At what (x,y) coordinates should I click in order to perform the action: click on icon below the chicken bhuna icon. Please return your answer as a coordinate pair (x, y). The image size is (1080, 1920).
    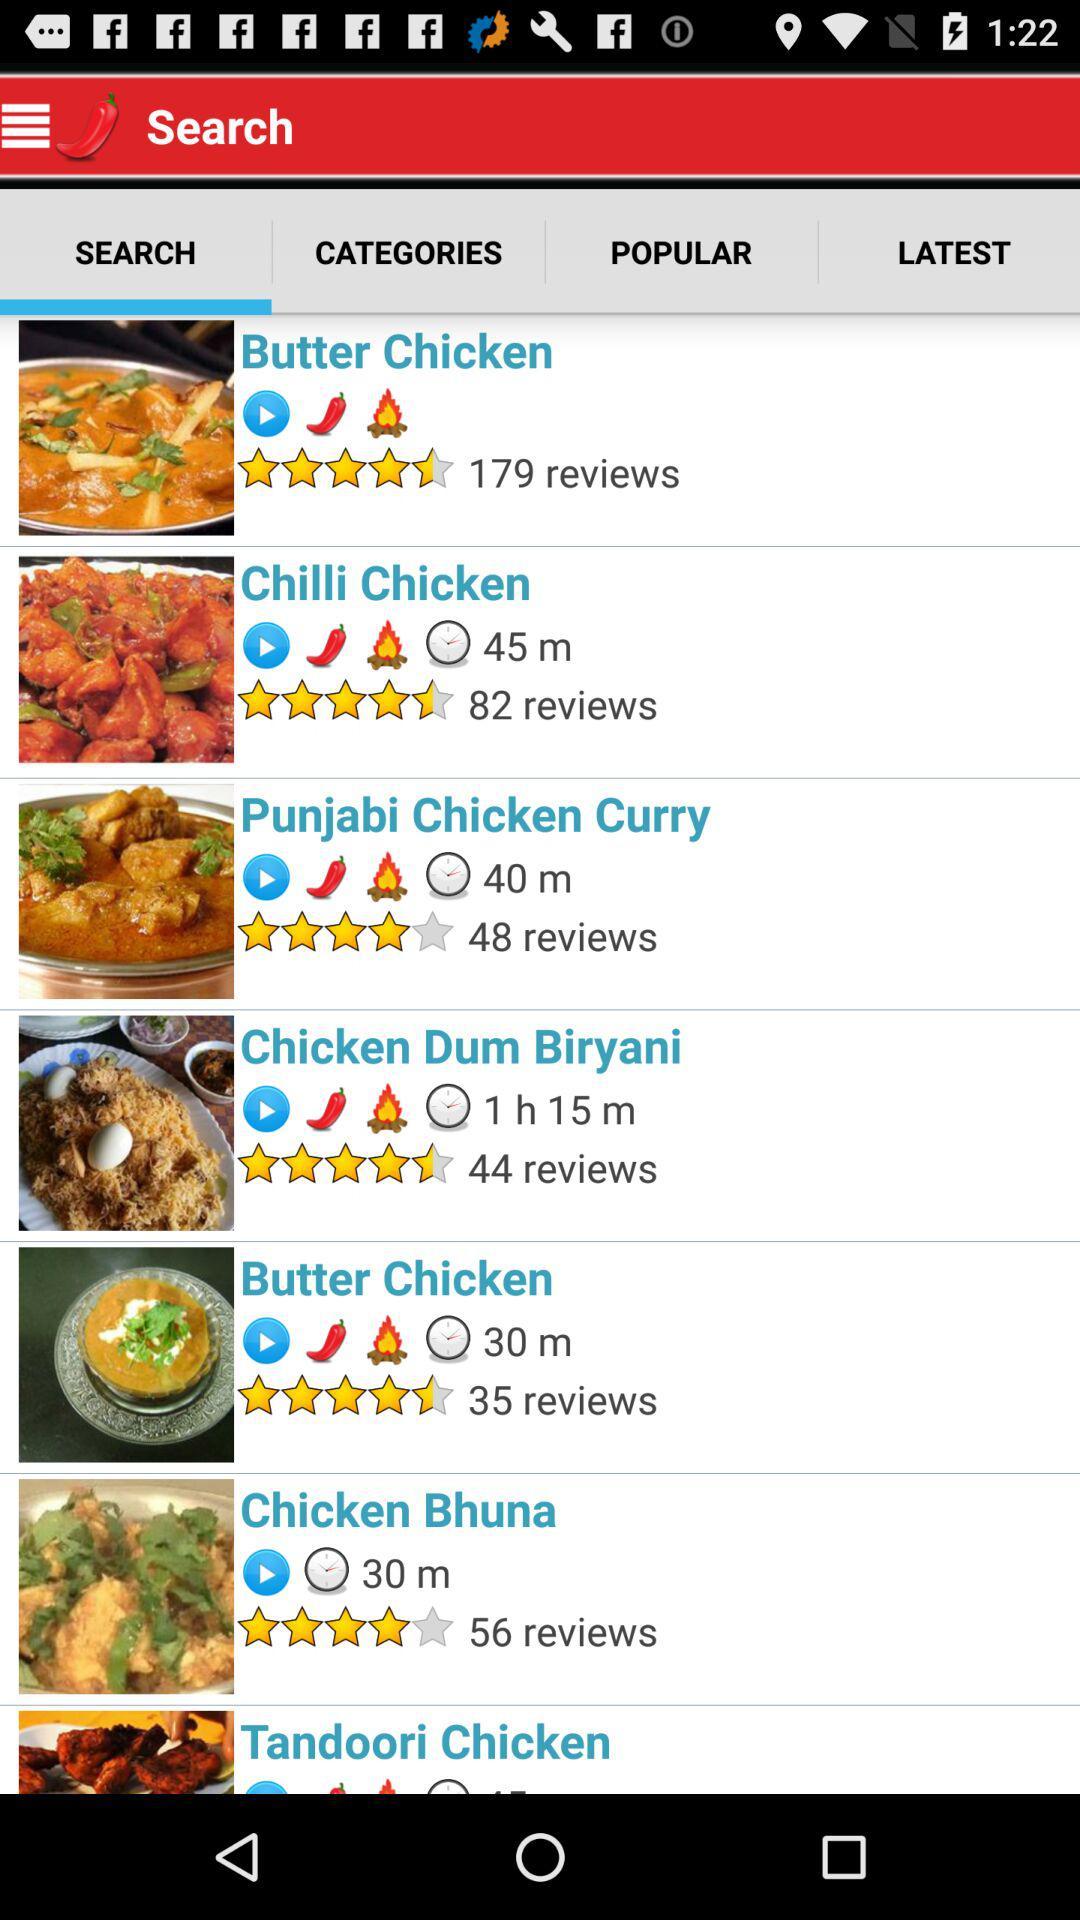
    Looking at the image, I should click on (767, 1630).